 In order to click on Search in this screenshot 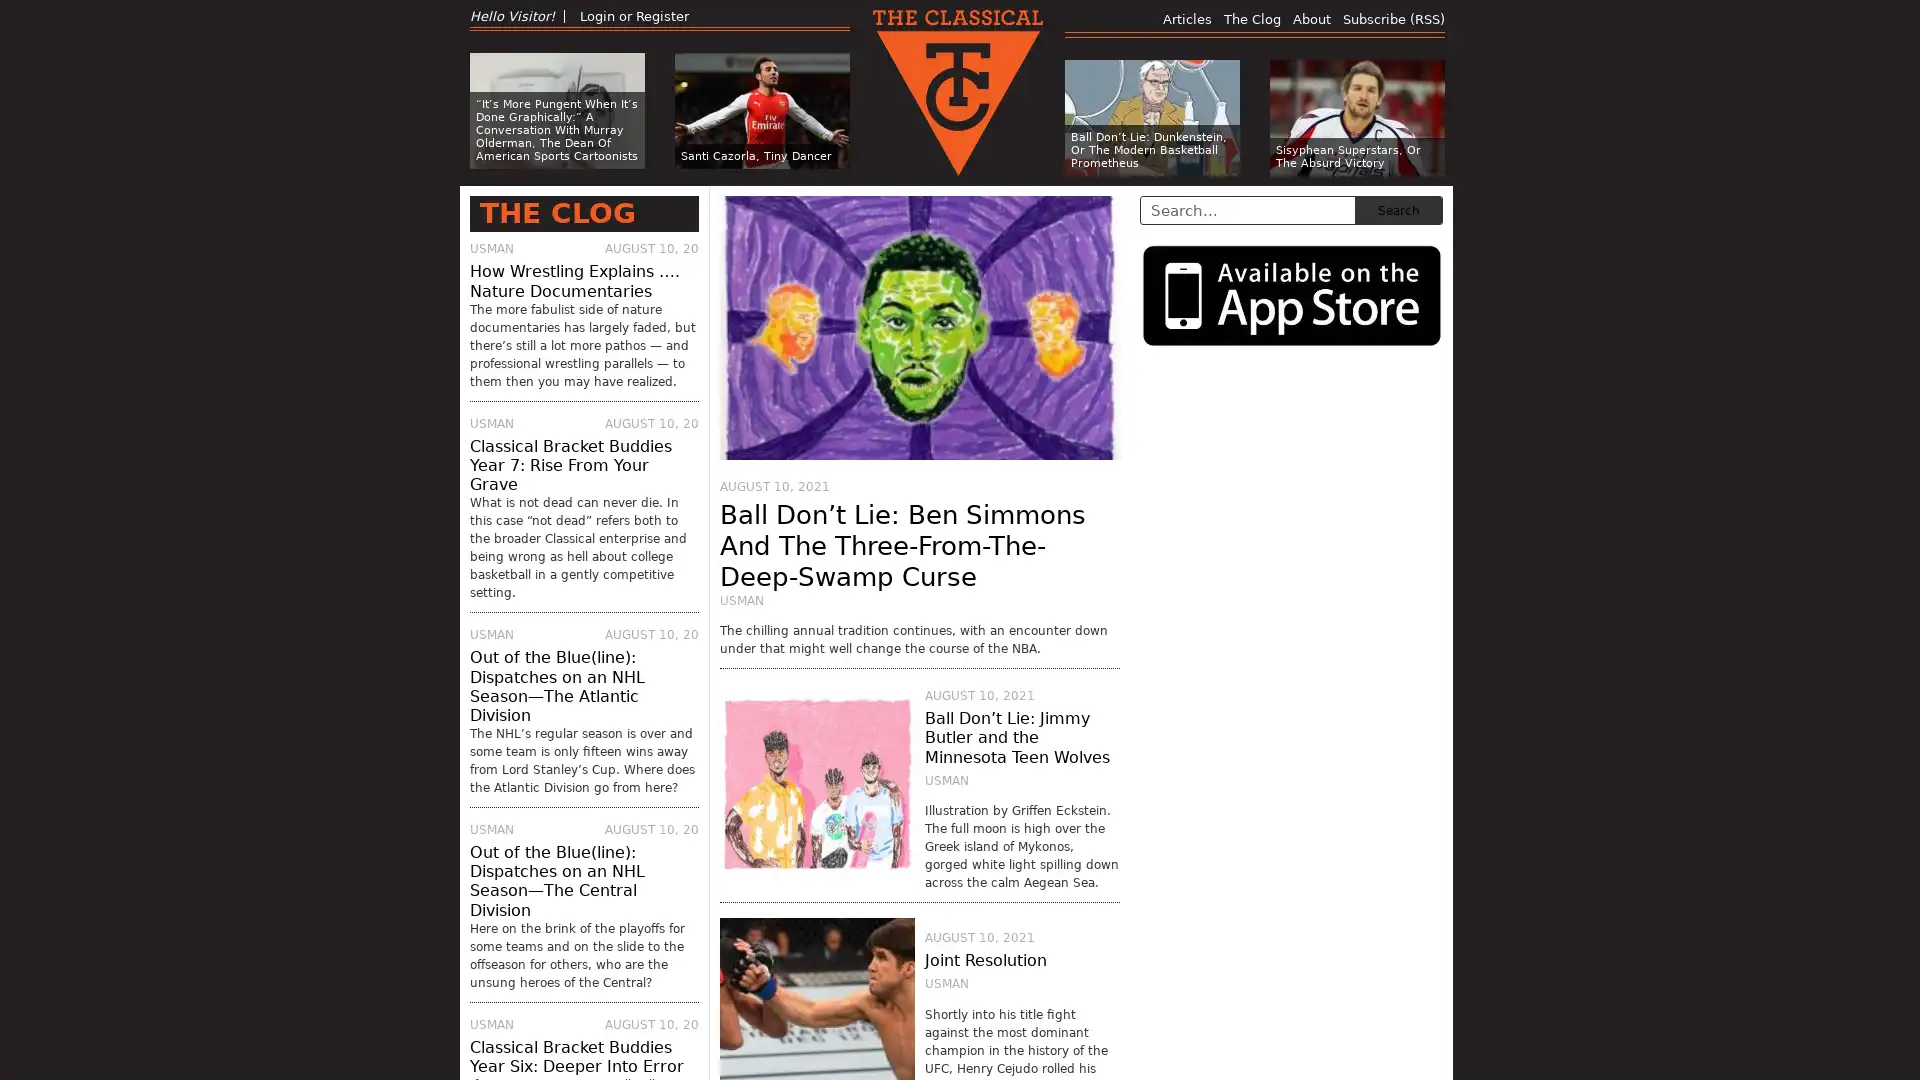, I will do `click(1397, 210)`.